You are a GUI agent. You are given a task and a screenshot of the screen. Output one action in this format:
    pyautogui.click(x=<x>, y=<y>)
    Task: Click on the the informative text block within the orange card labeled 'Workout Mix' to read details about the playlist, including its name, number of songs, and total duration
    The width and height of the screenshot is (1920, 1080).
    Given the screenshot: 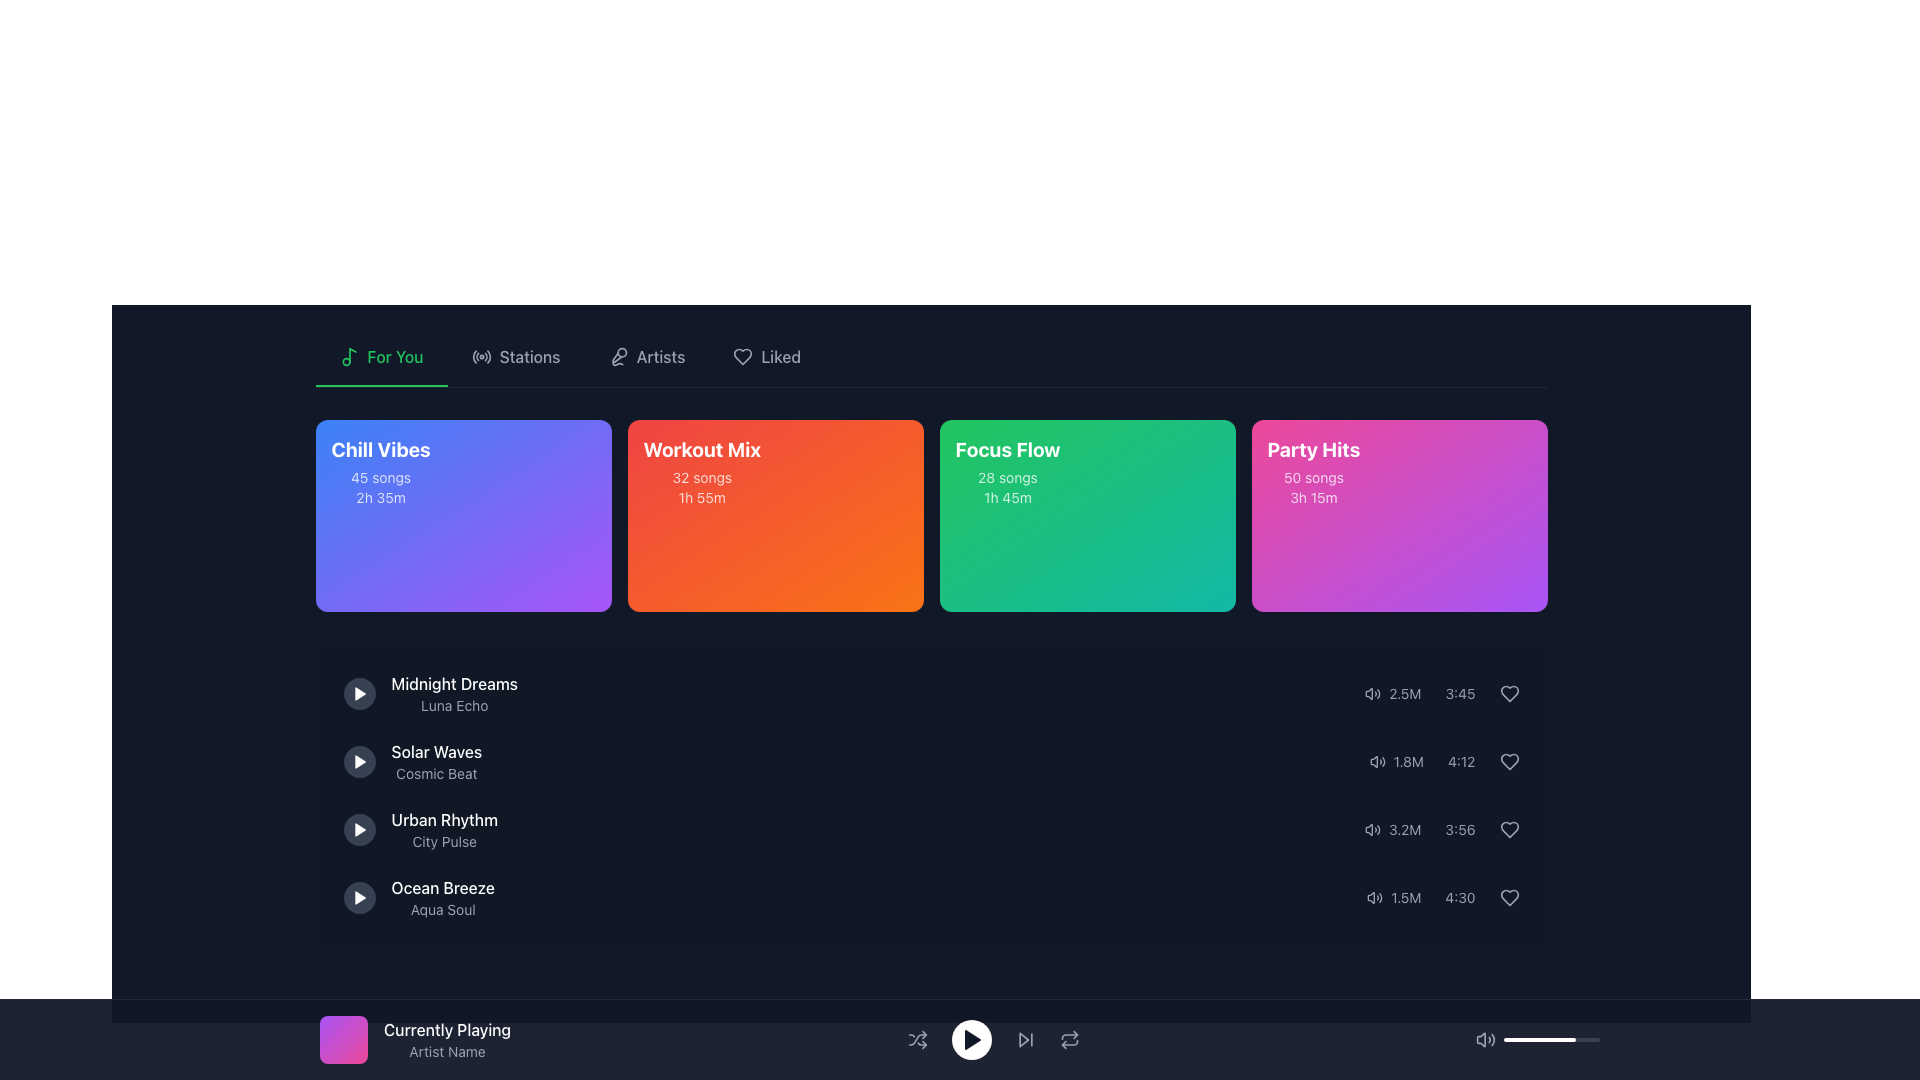 What is the action you would take?
    pyautogui.click(x=702, y=471)
    